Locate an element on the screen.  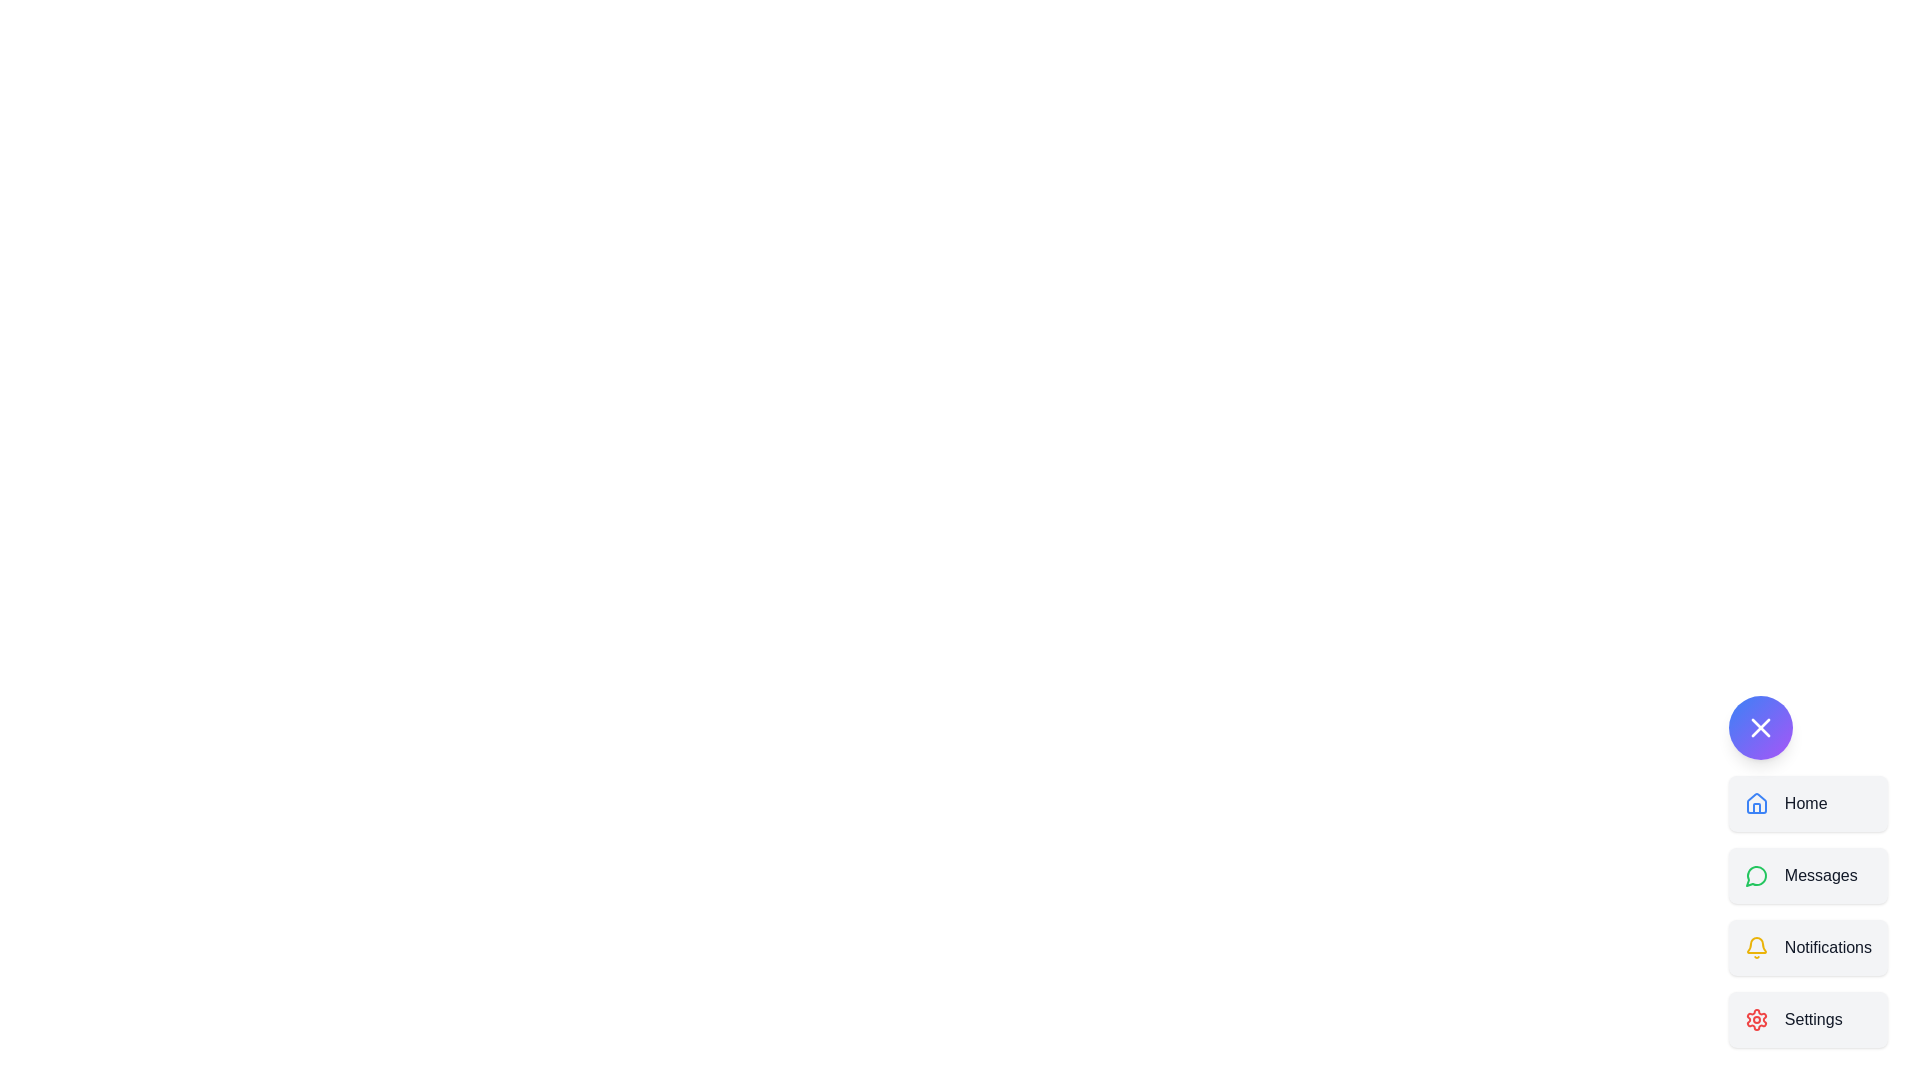
the 'Settings' button is located at coordinates (1808, 1019).